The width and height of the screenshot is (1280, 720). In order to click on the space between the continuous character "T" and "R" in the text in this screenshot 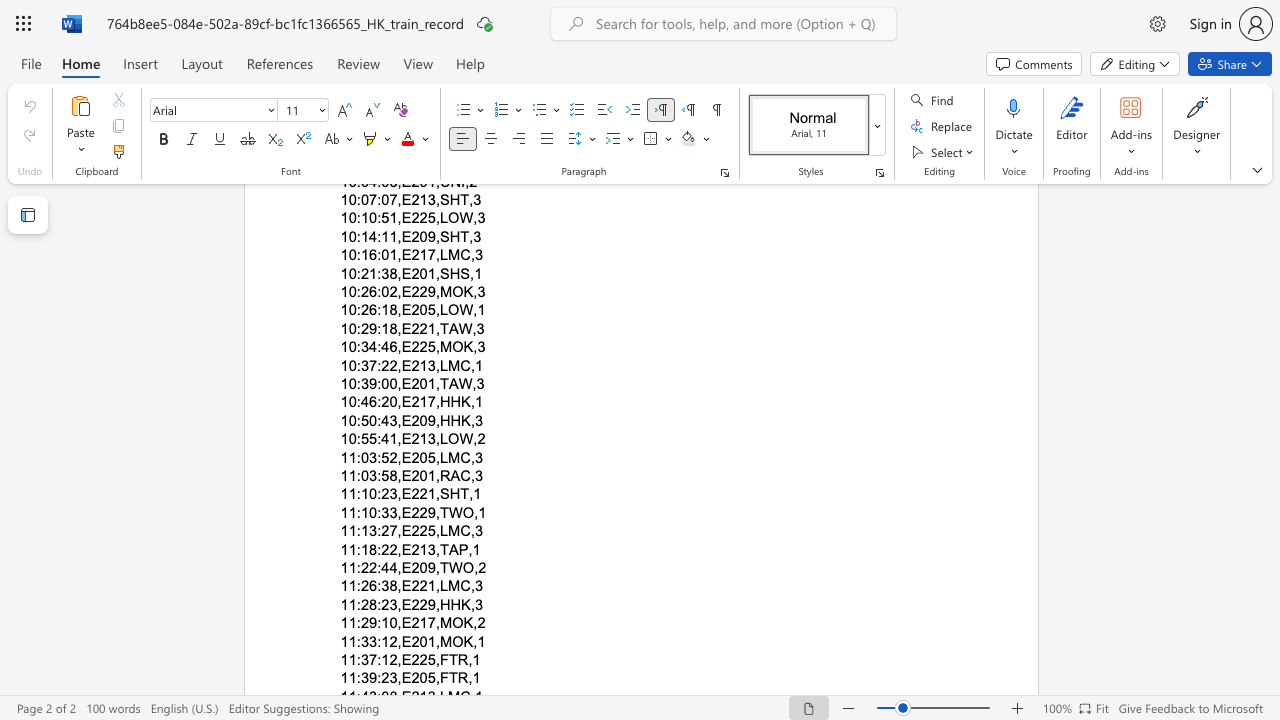, I will do `click(457, 677)`.